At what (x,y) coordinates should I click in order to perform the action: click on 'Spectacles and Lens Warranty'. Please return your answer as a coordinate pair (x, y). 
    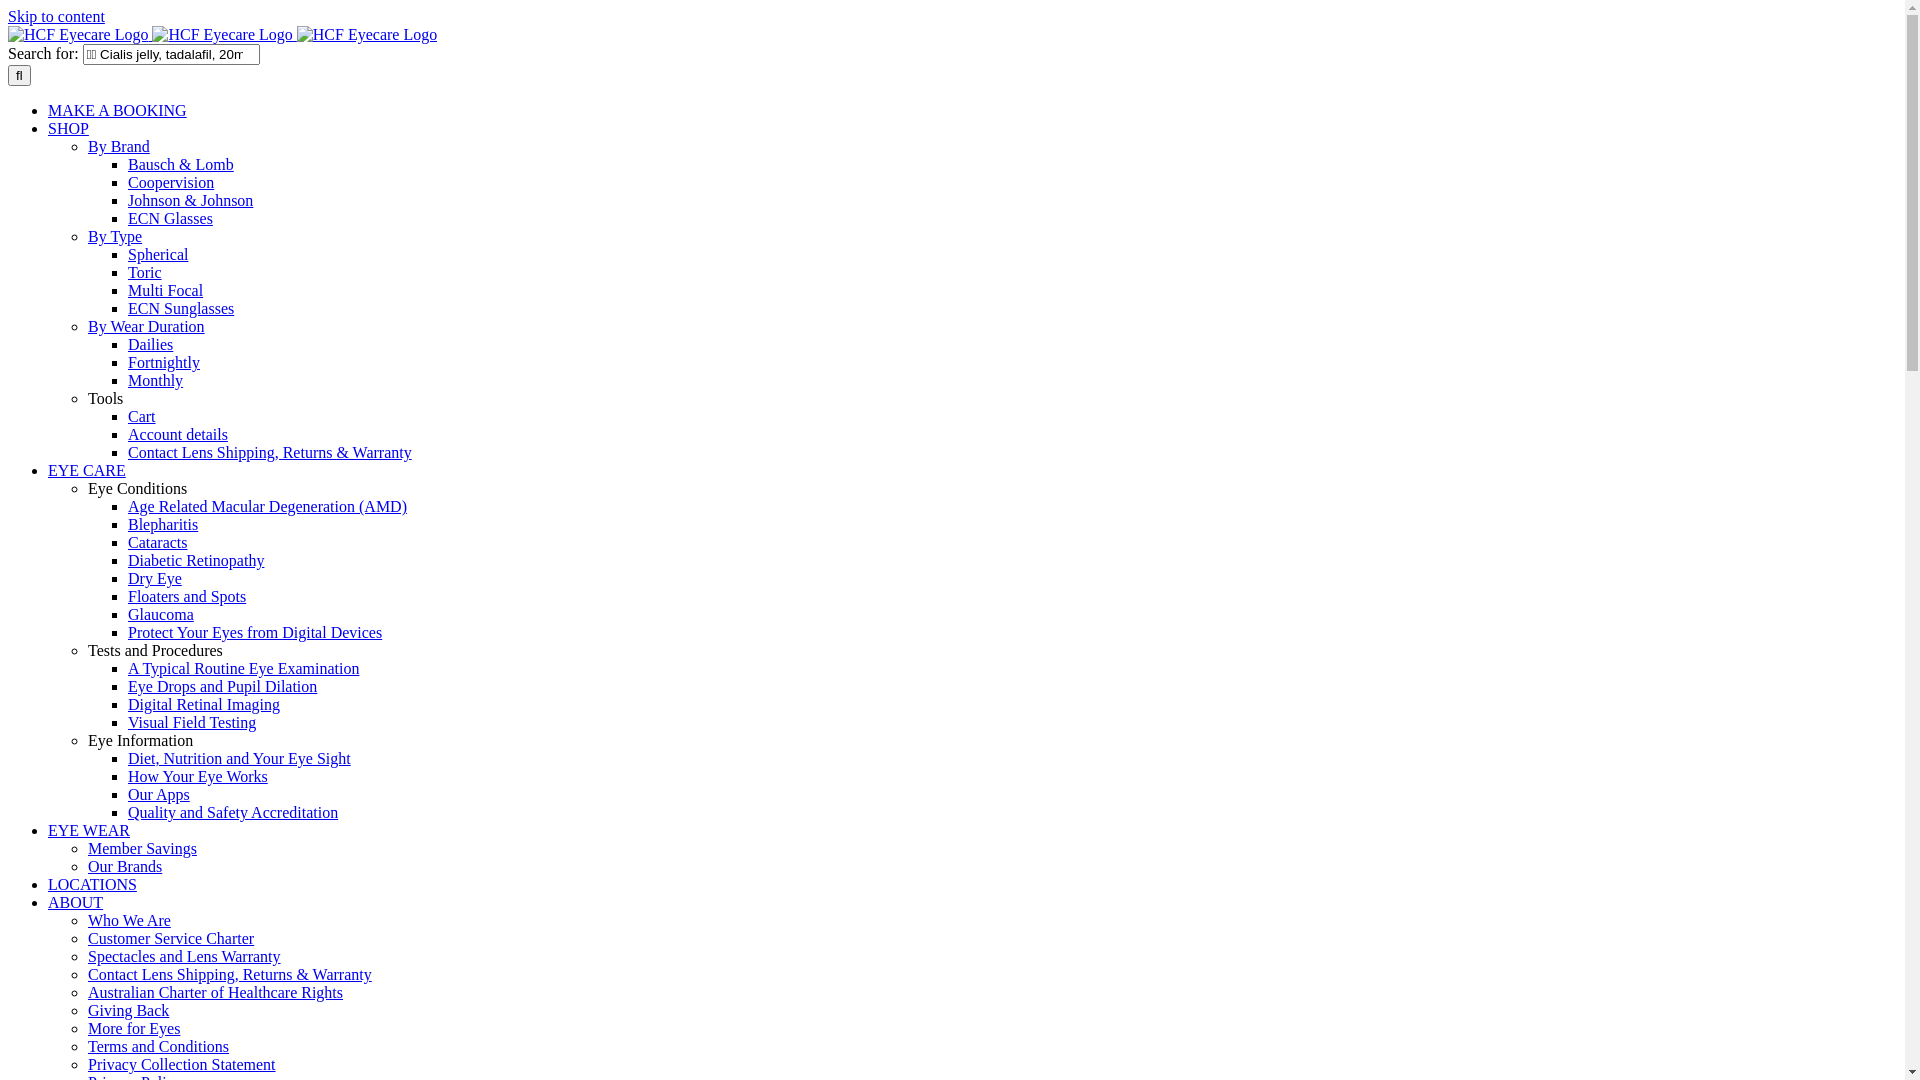
    Looking at the image, I should click on (184, 955).